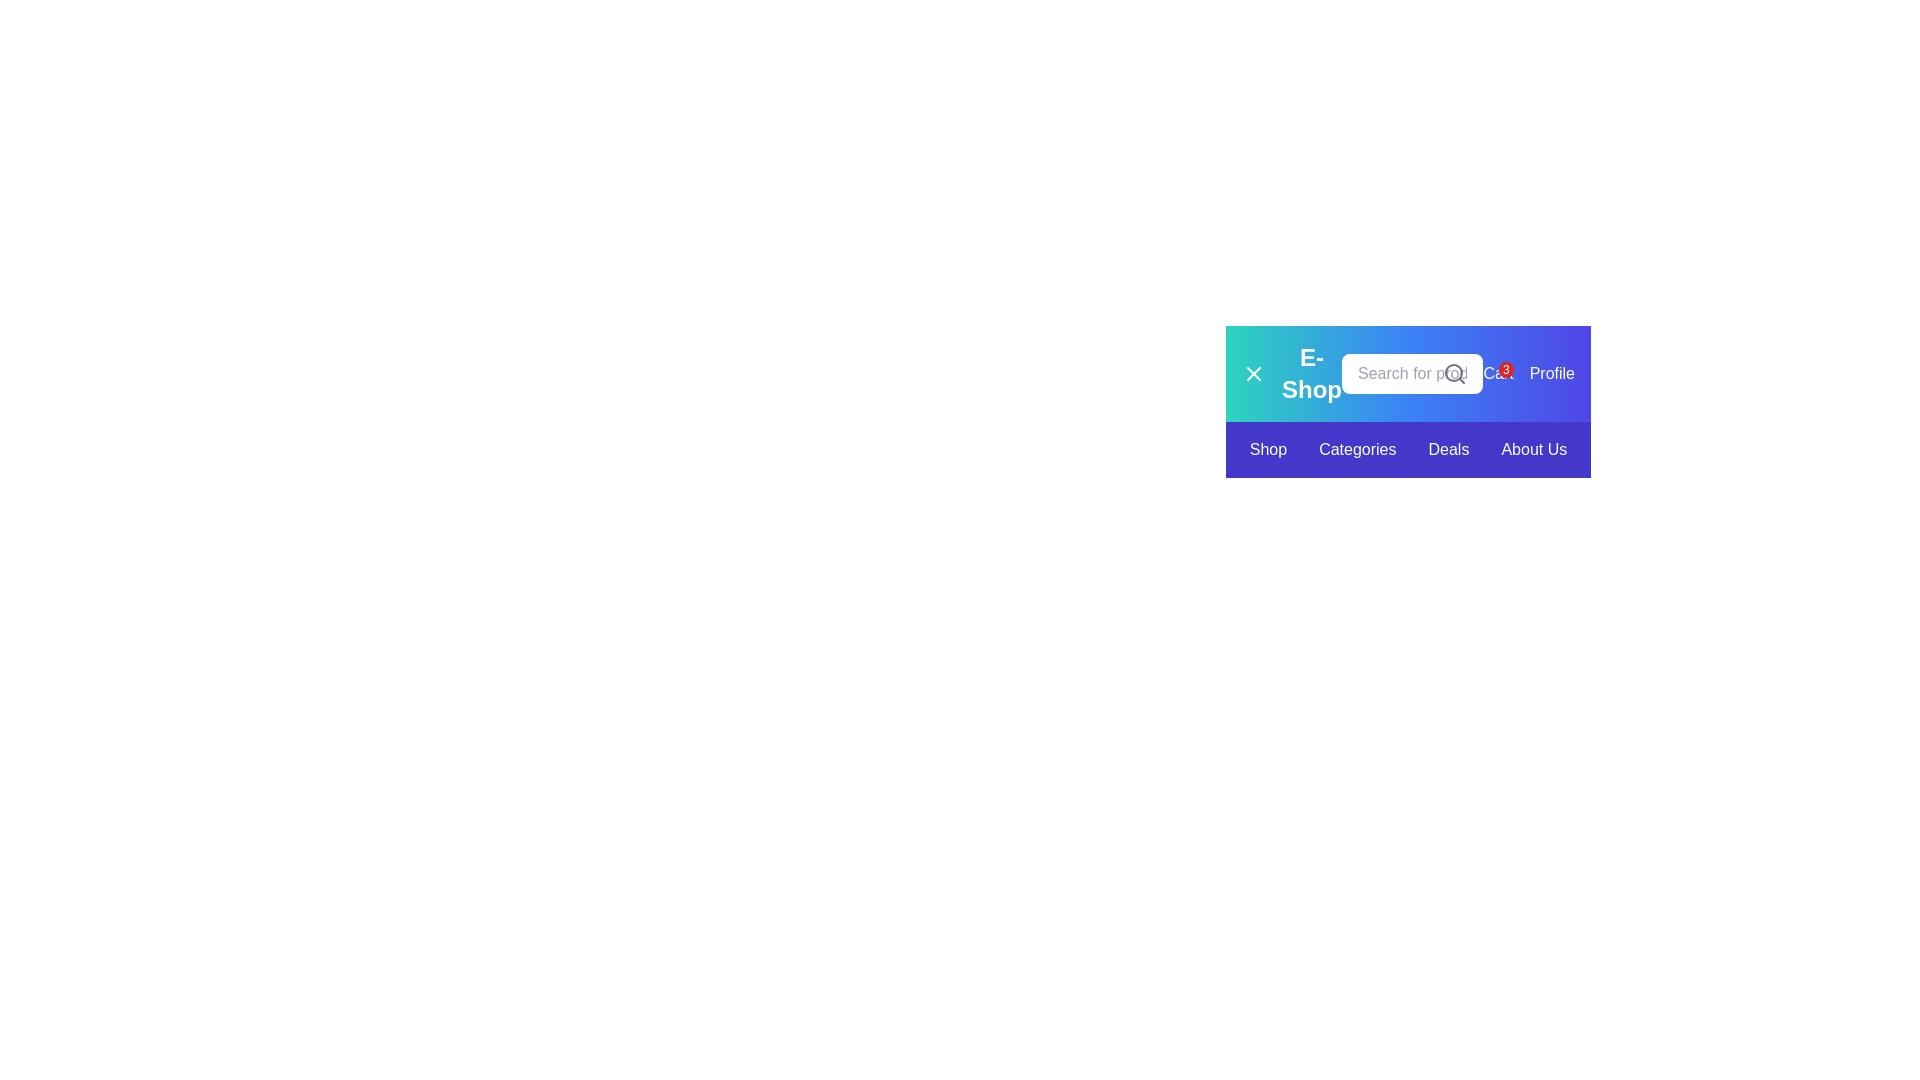  Describe the element at coordinates (1252, 374) in the screenshot. I see `the 'X' button located on the left side of the 'E-Shop' label` at that location.